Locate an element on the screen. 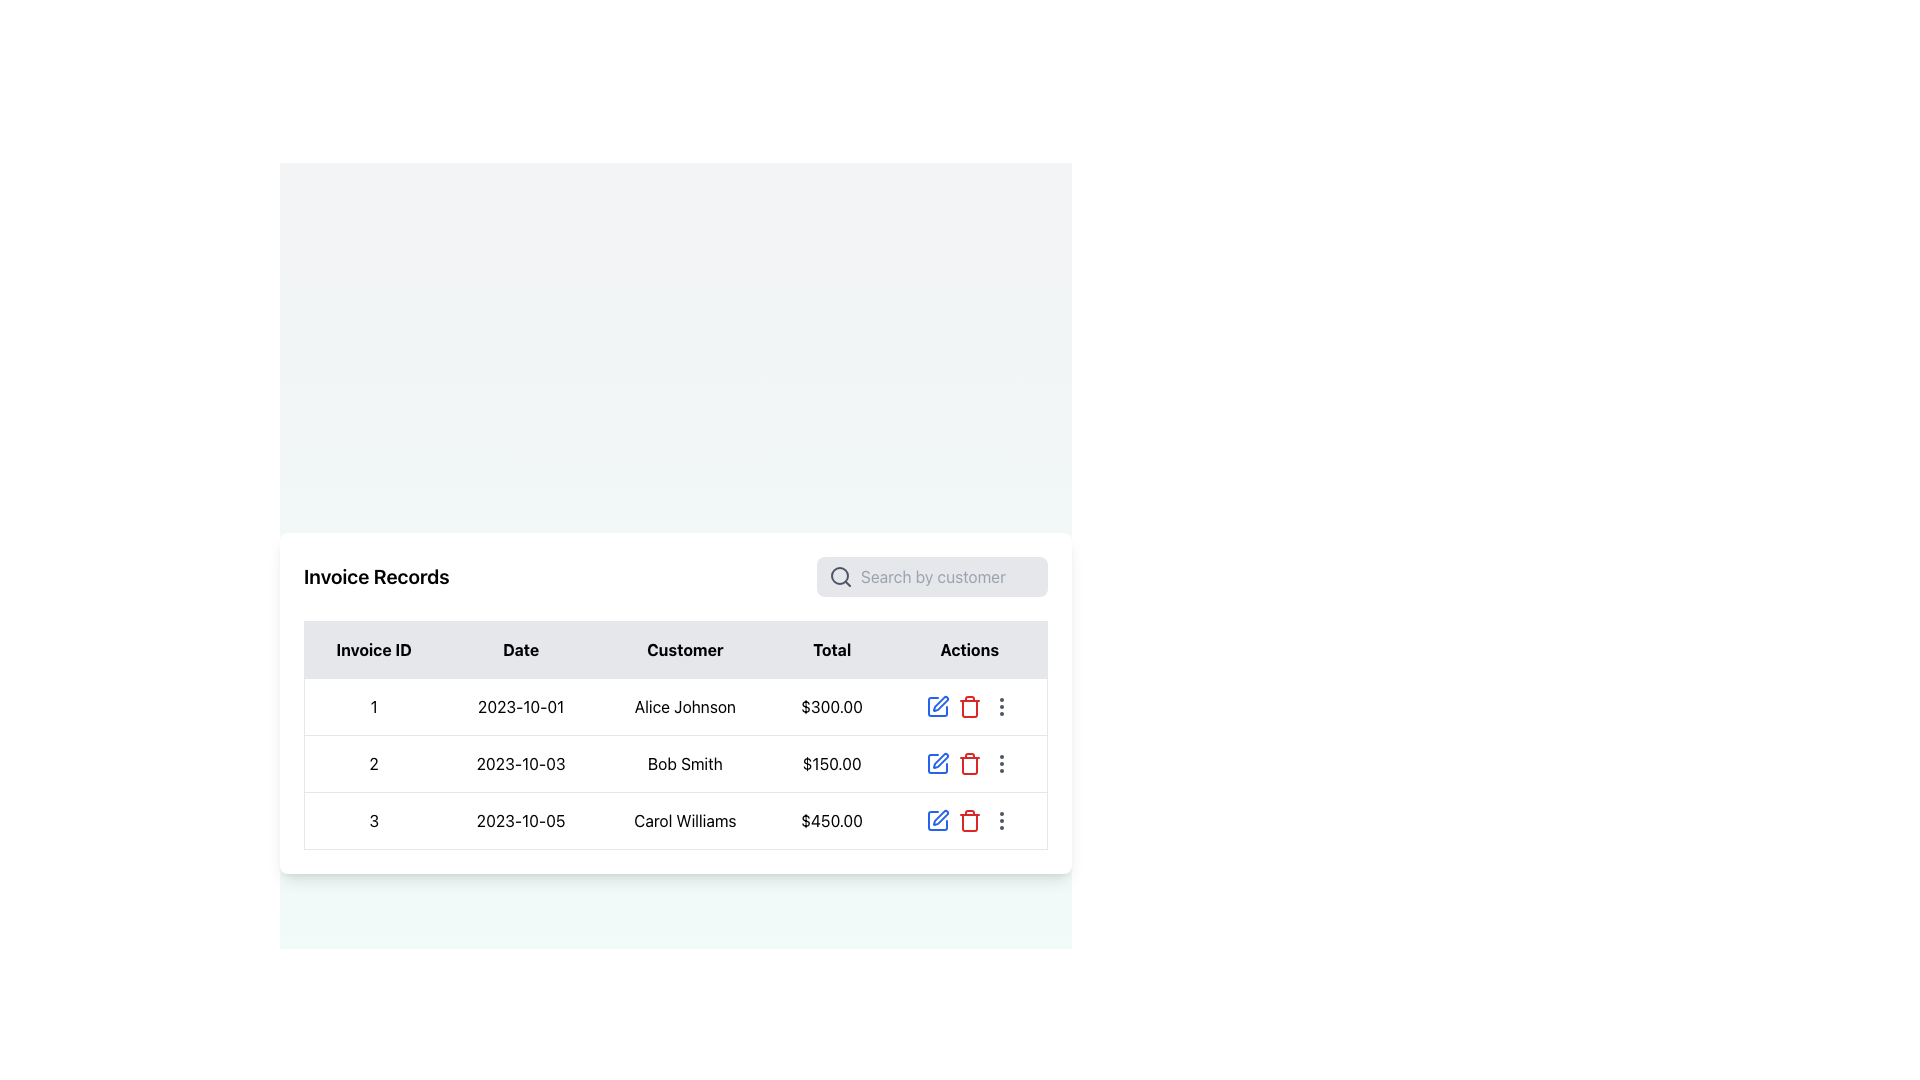 This screenshot has width=1920, height=1080. the delete button located in the first row of the 'Actions' column of the table is located at coordinates (969, 820).